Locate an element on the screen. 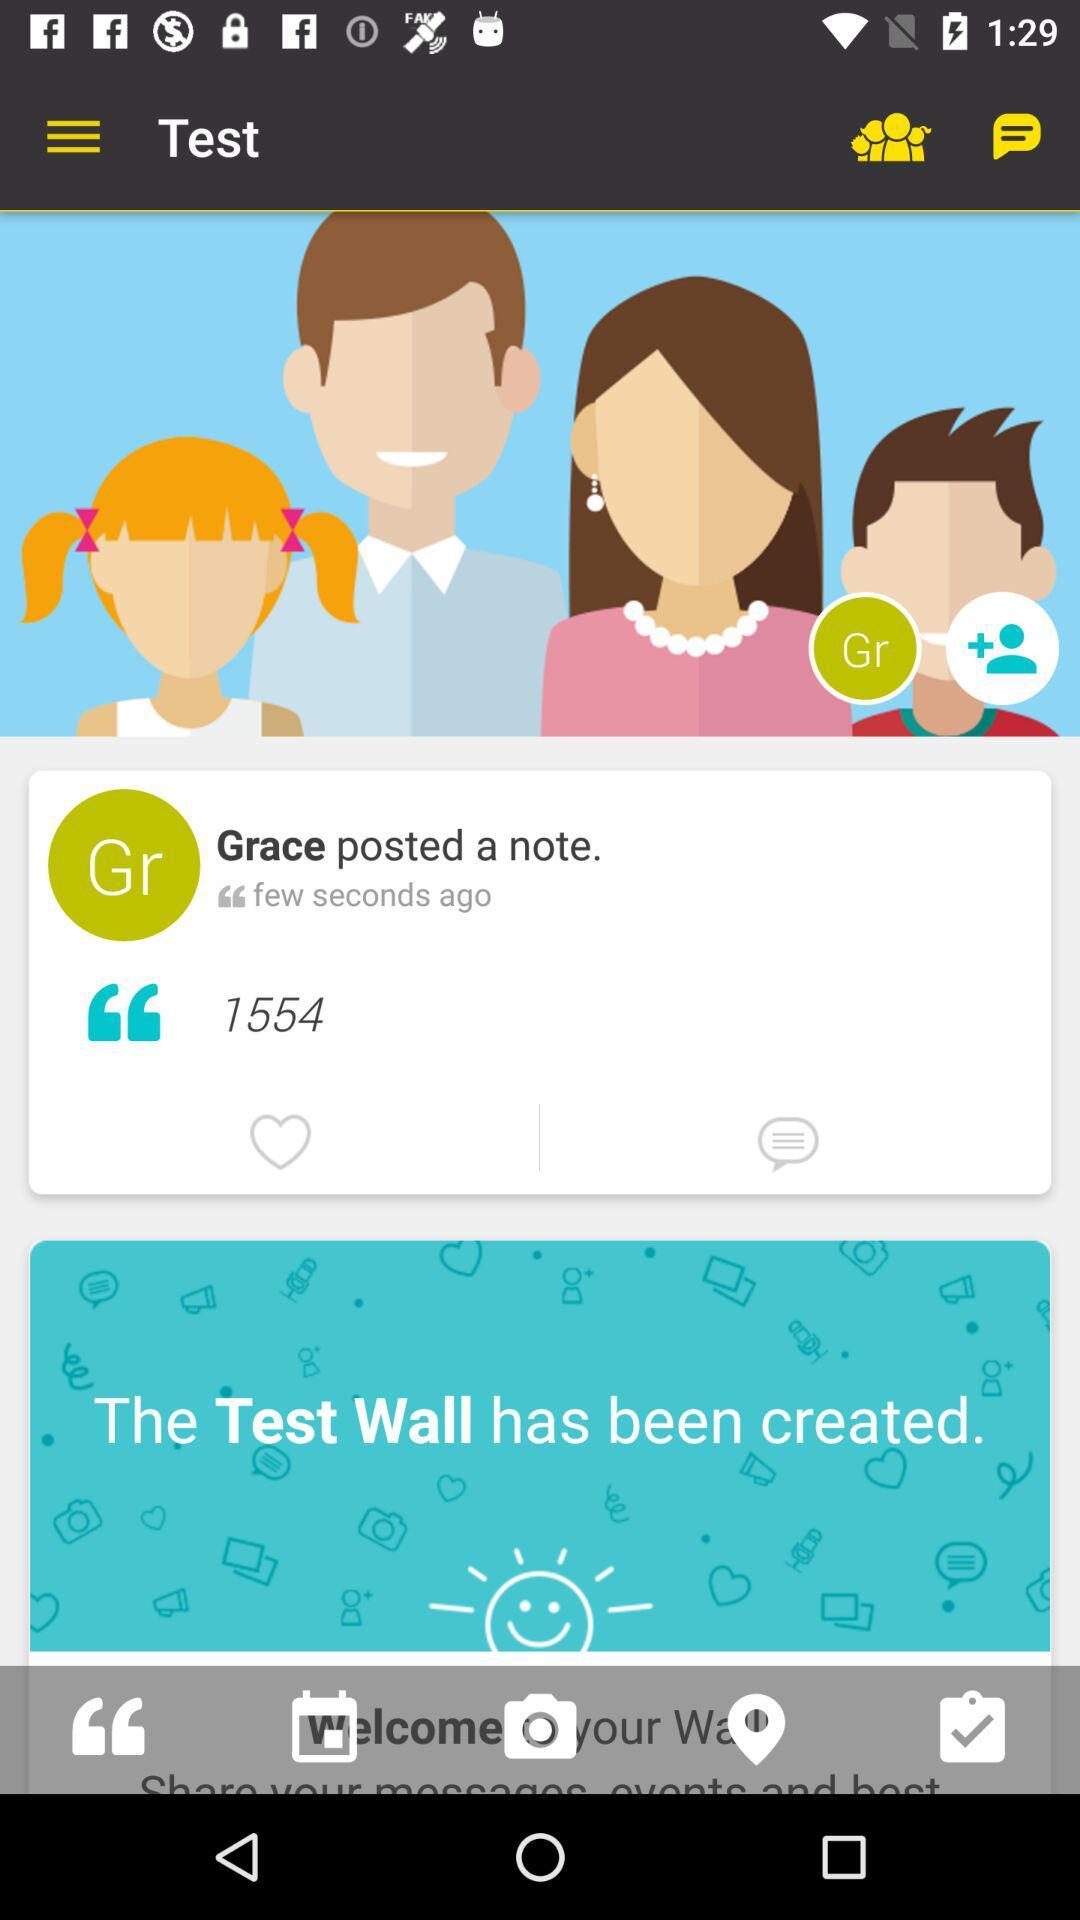 This screenshot has width=1080, height=1920. use camera is located at coordinates (540, 1728).